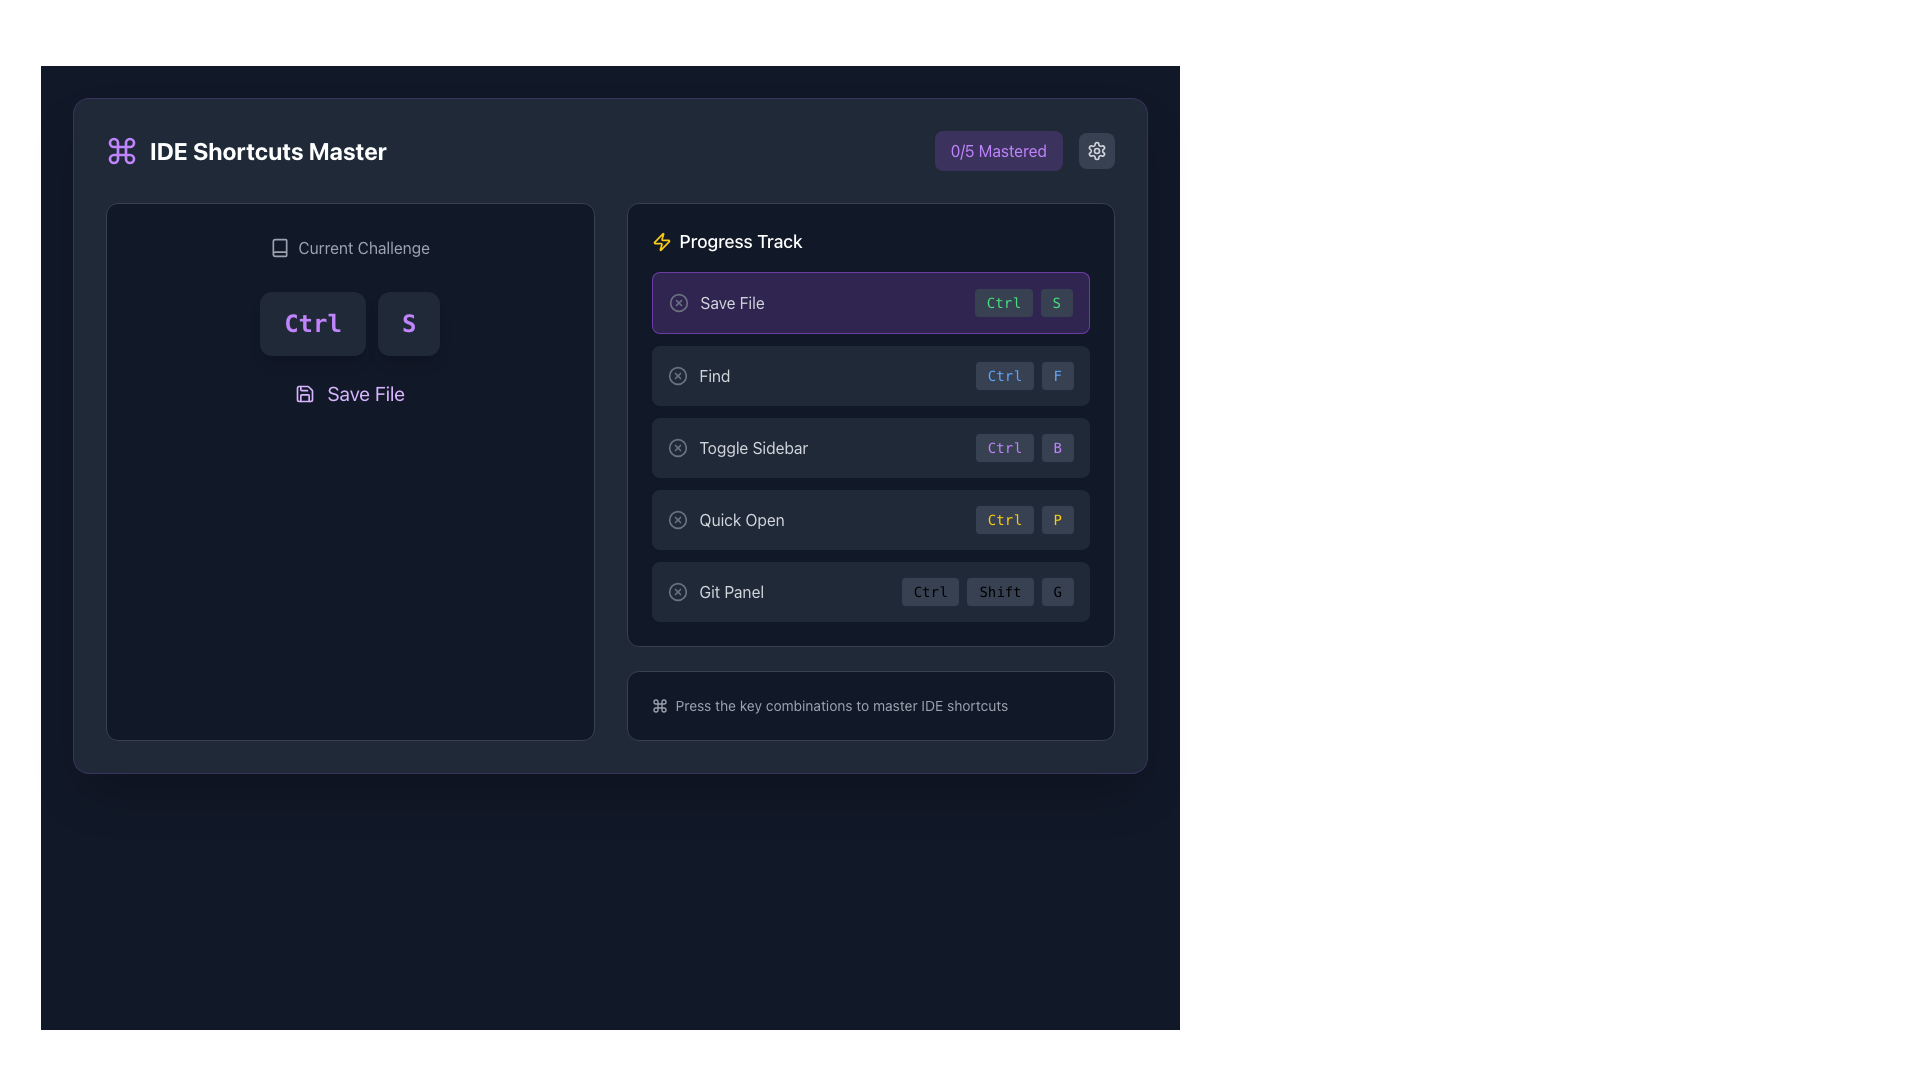 Image resolution: width=1920 pixels, height=1080 pixels. I want to click on the Keyboard Shortcut Indicator, so click(1024, 446).